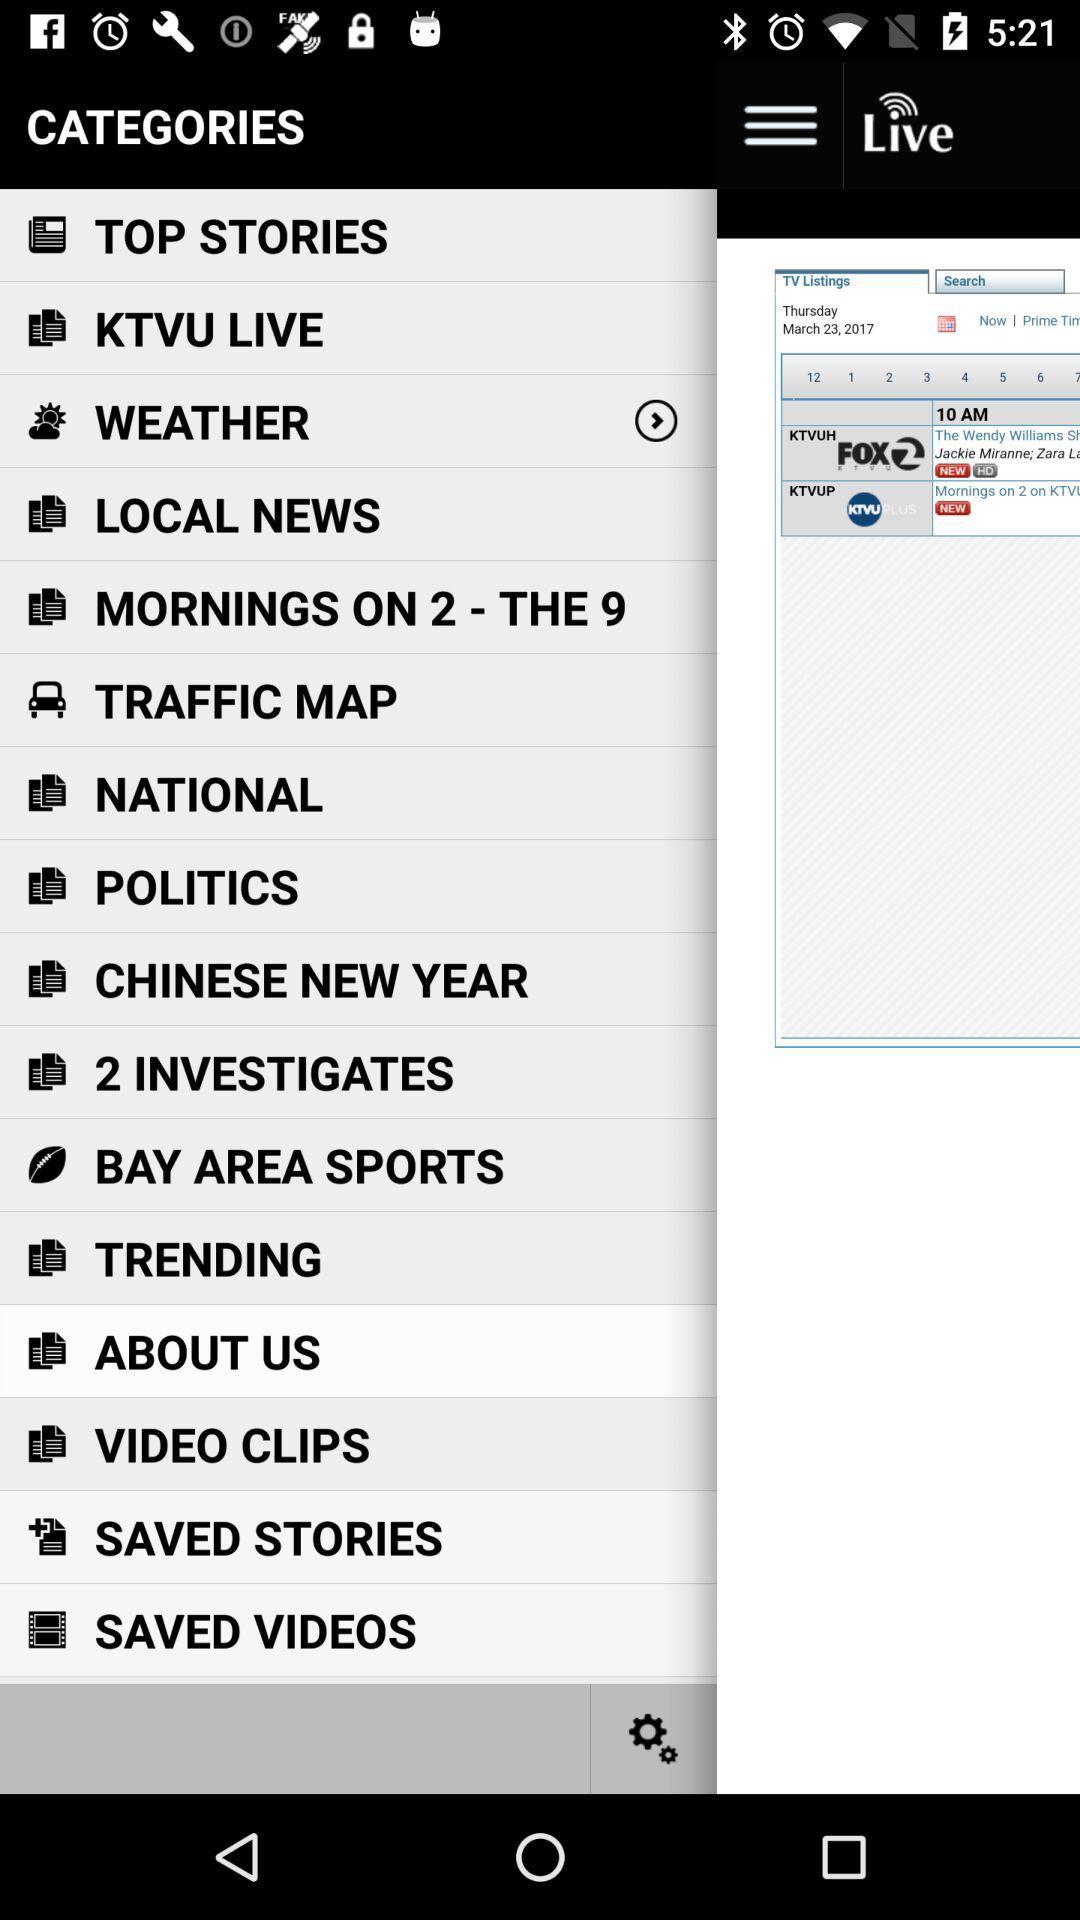 This screenshot has height=1920, width=1080. I want to click on settings, so click(654, 1737).